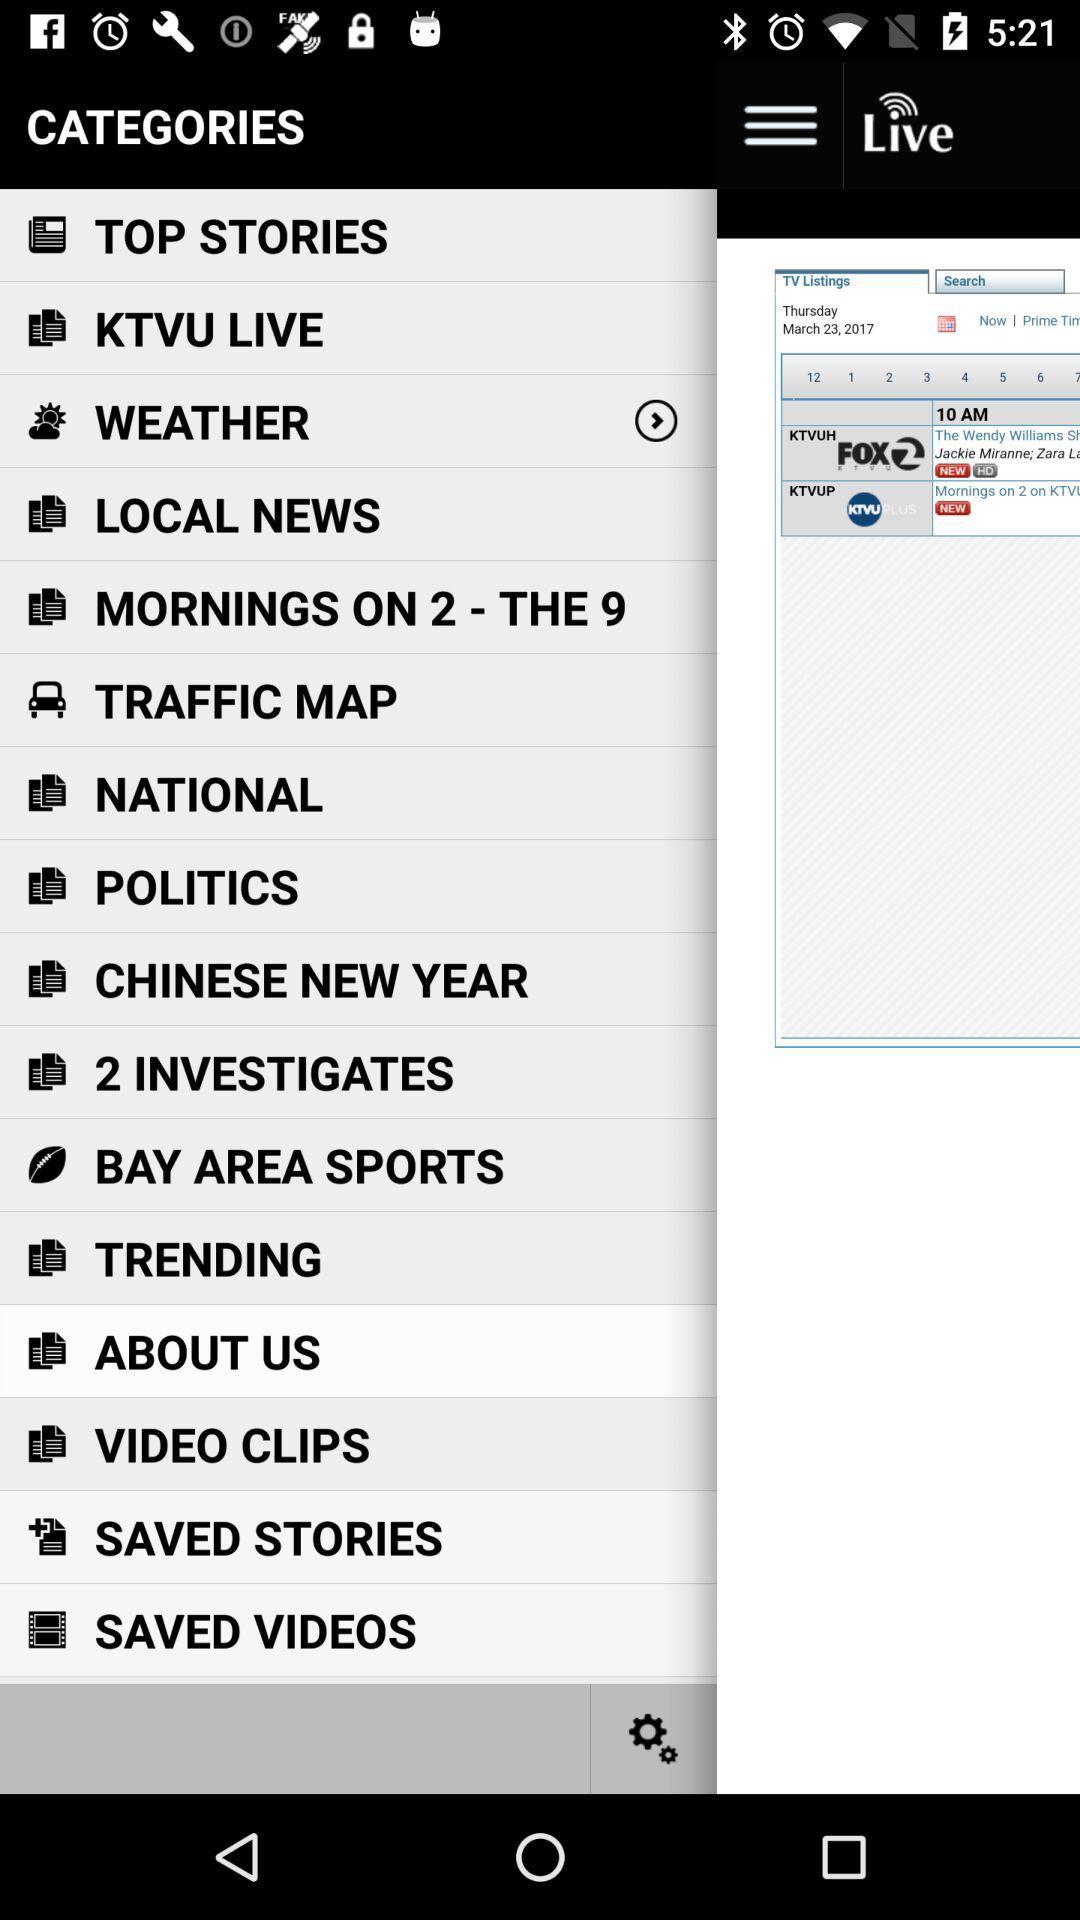 This screenshot has height=1920, width=1080. I want to click on settings, so click(654, 1737).